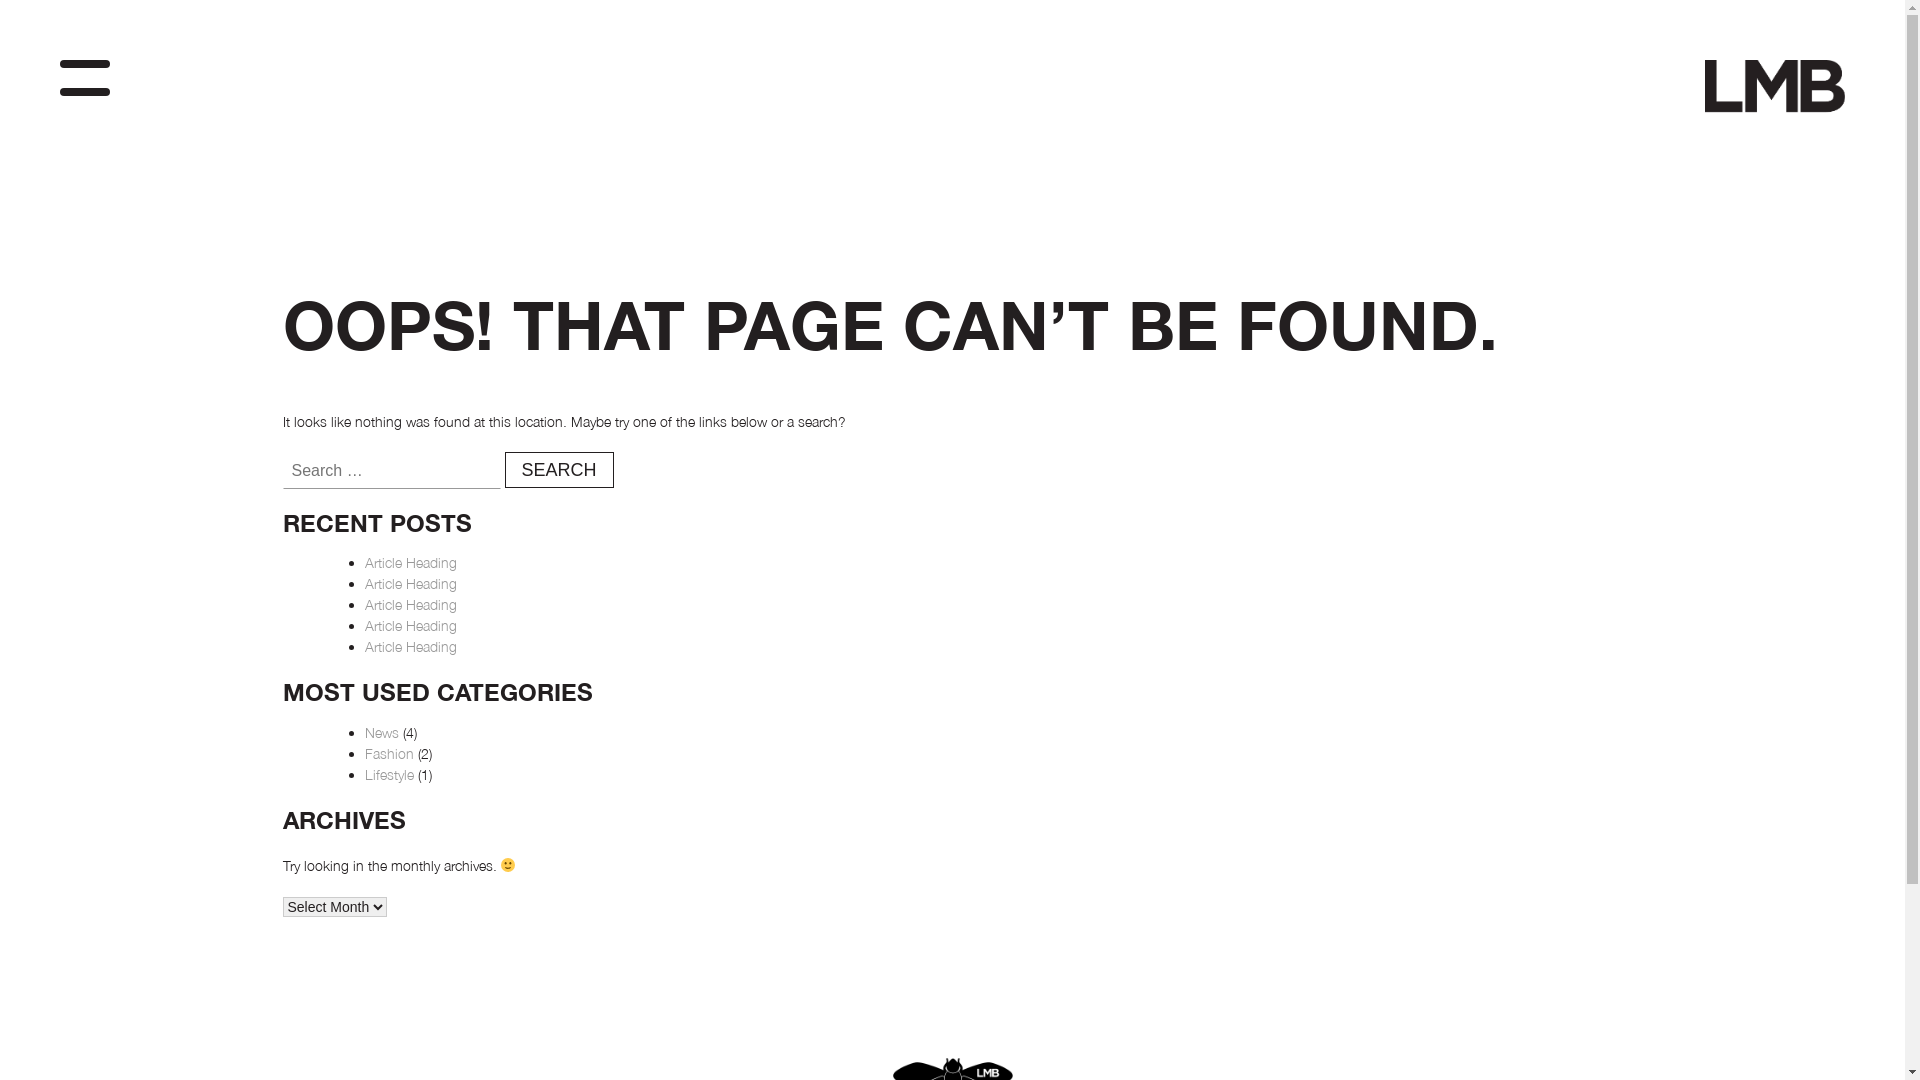  Describe the element at coordinates (408, 603) in the screenshot. I see `'Article Heading'` at that location.